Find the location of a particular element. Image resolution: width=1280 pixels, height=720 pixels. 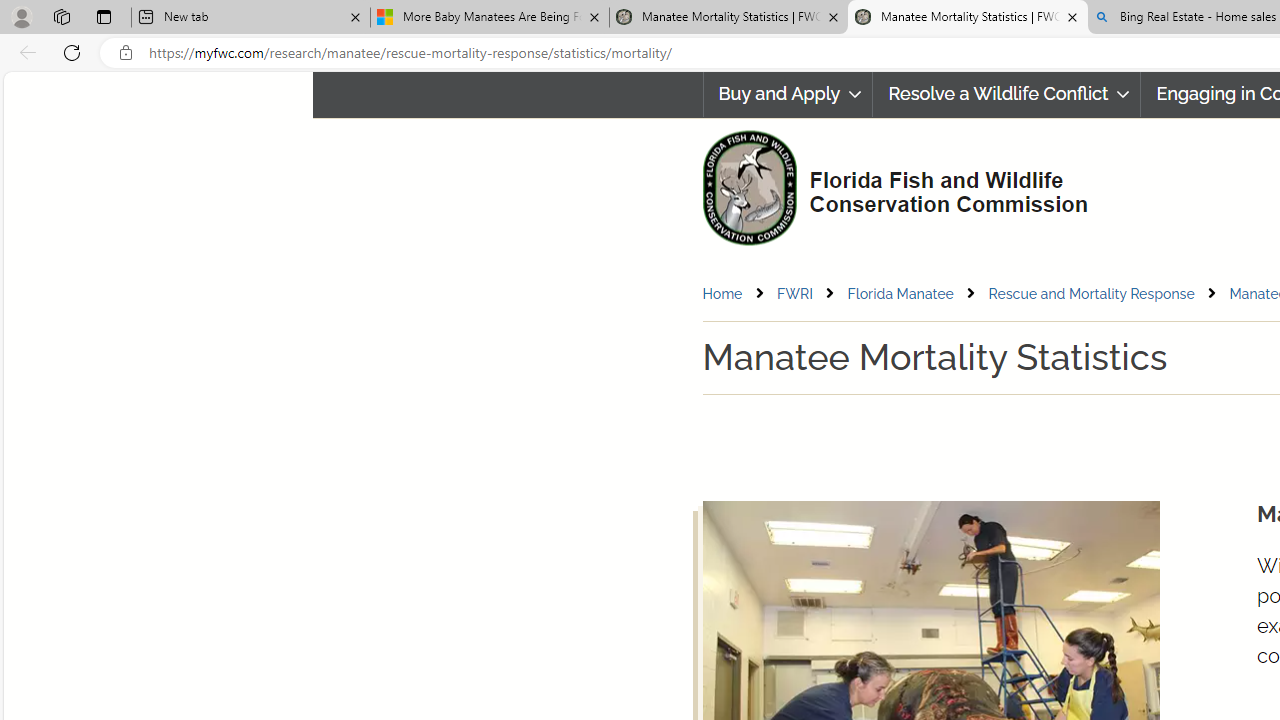

'FWRI' is located at coordinates (793, 293).